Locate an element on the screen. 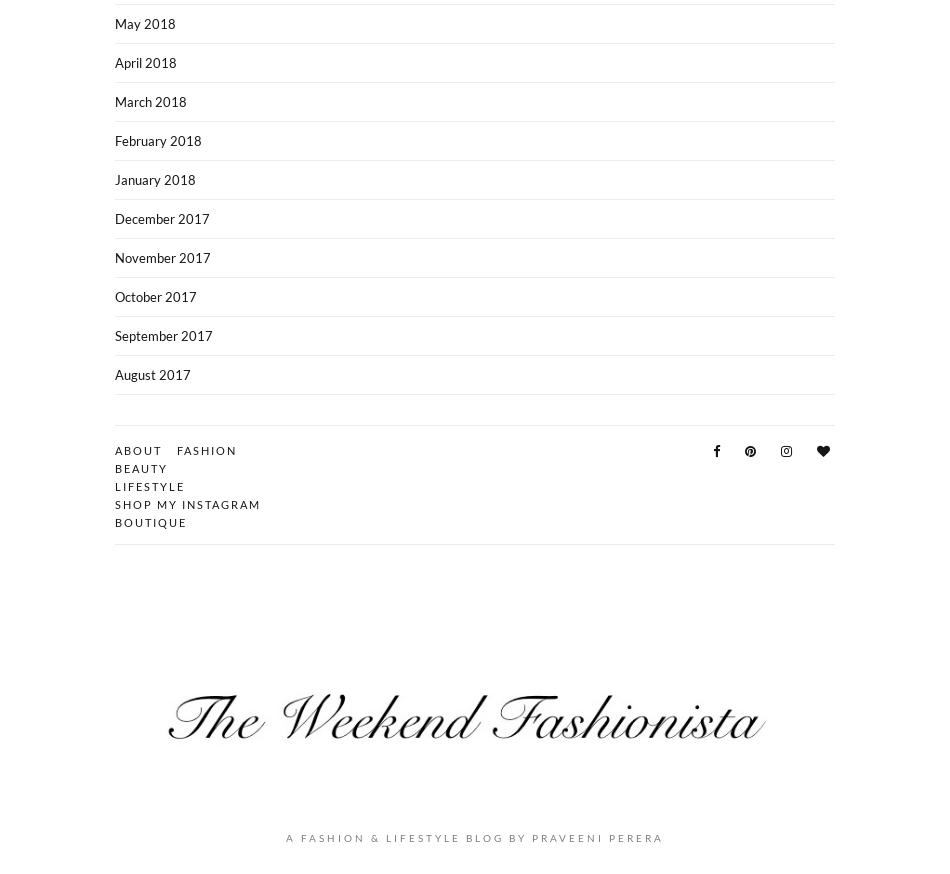  'September 2017' is located at coordinates (163, 334).